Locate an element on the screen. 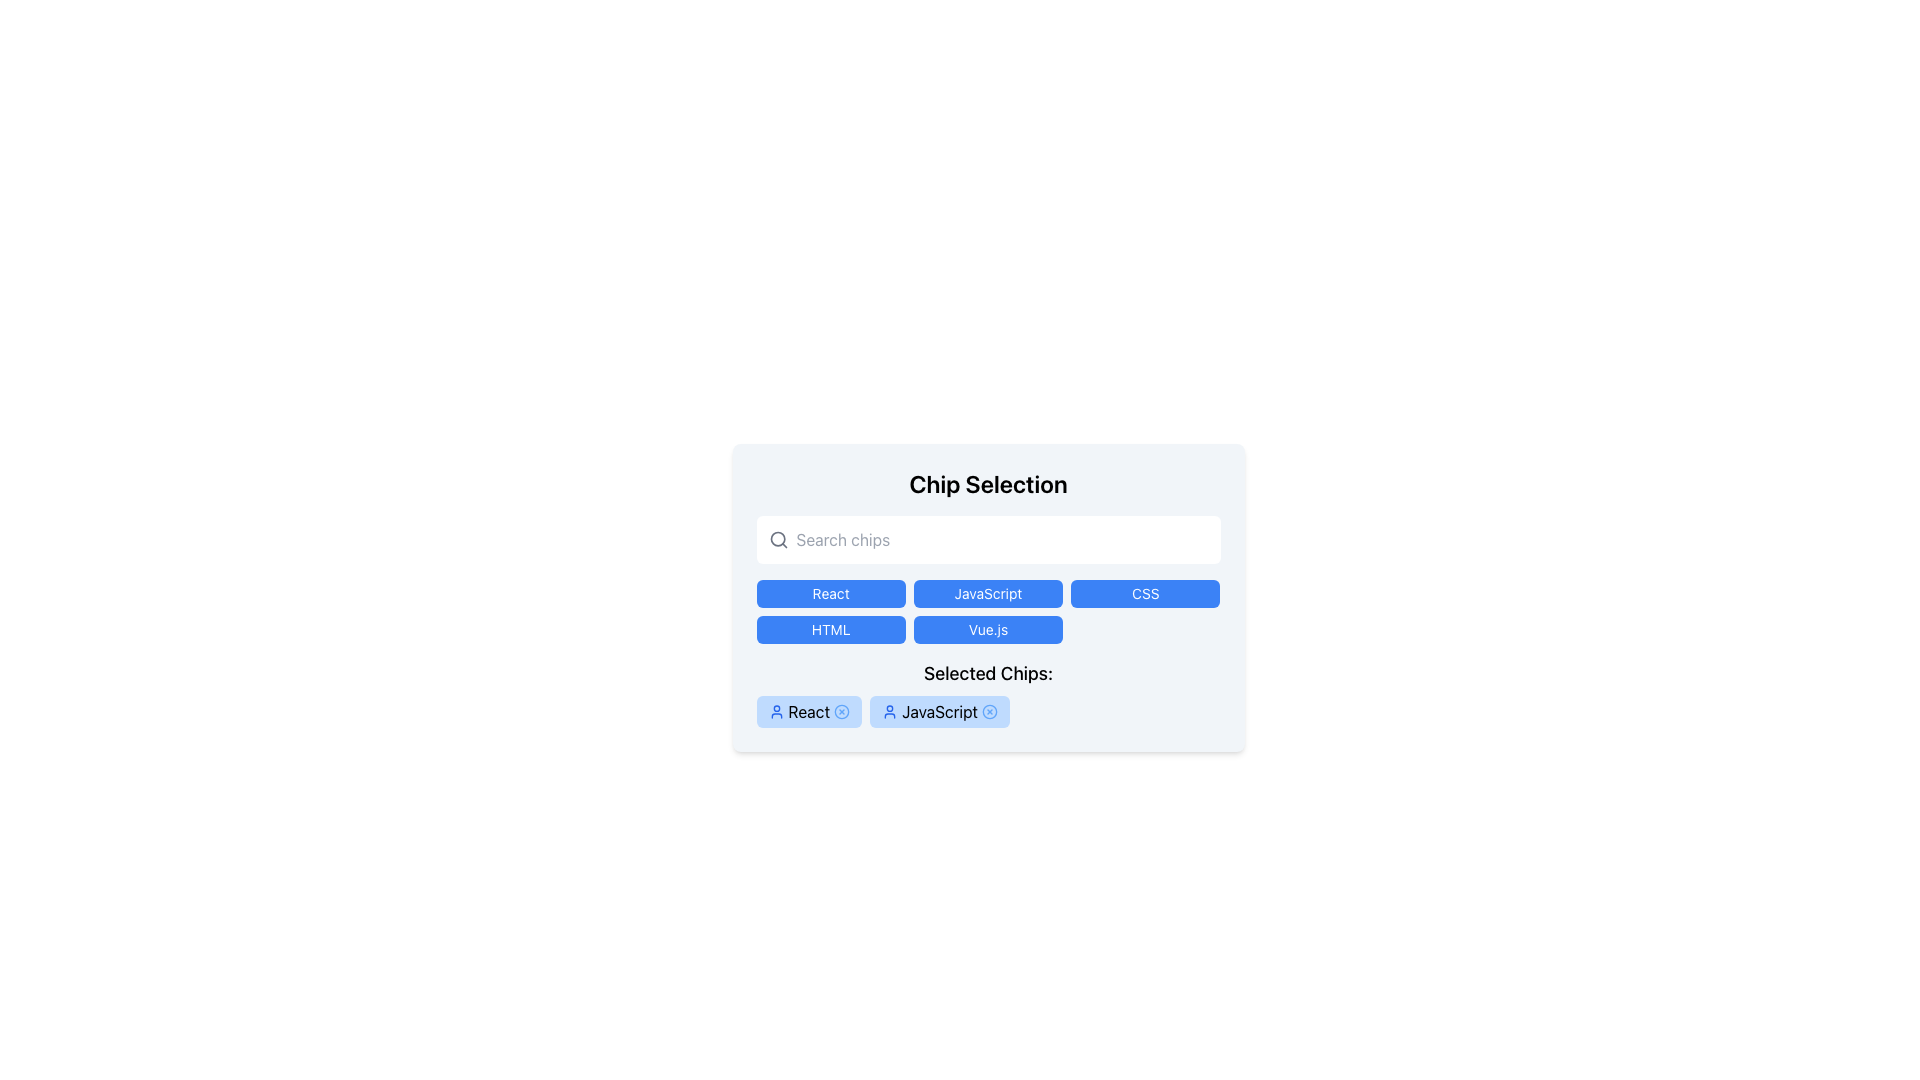  the circular component of the search icon located at the center of the search input field, near the placeholder text 'Search chips' is located at coordinates (776, 538).